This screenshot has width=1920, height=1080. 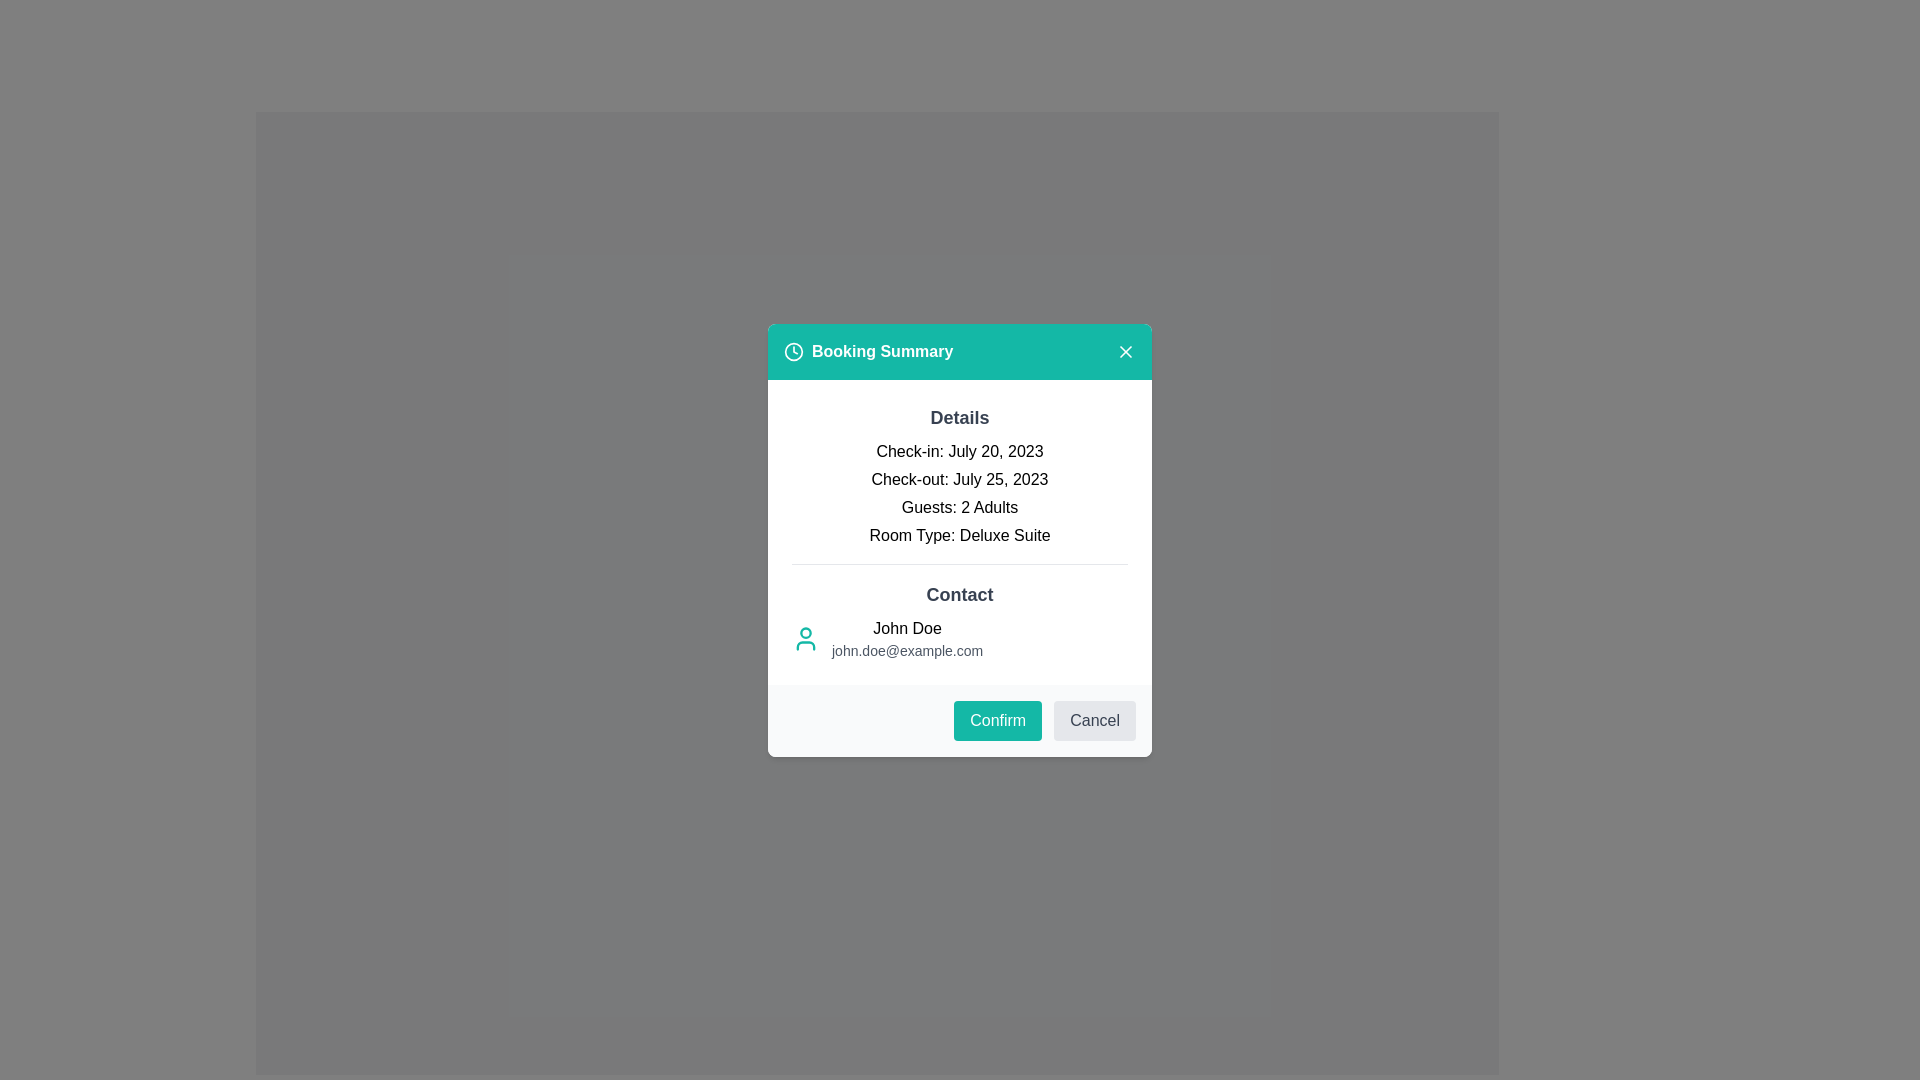 What do you see at coordinates (960, 611) in the screenshot?
I see `contact information displayed in the Text Display Section, which includes the header 'Contact', the name 'John Doe', and the email 'john.doe@example.com'` at bounding box center [960, 611].